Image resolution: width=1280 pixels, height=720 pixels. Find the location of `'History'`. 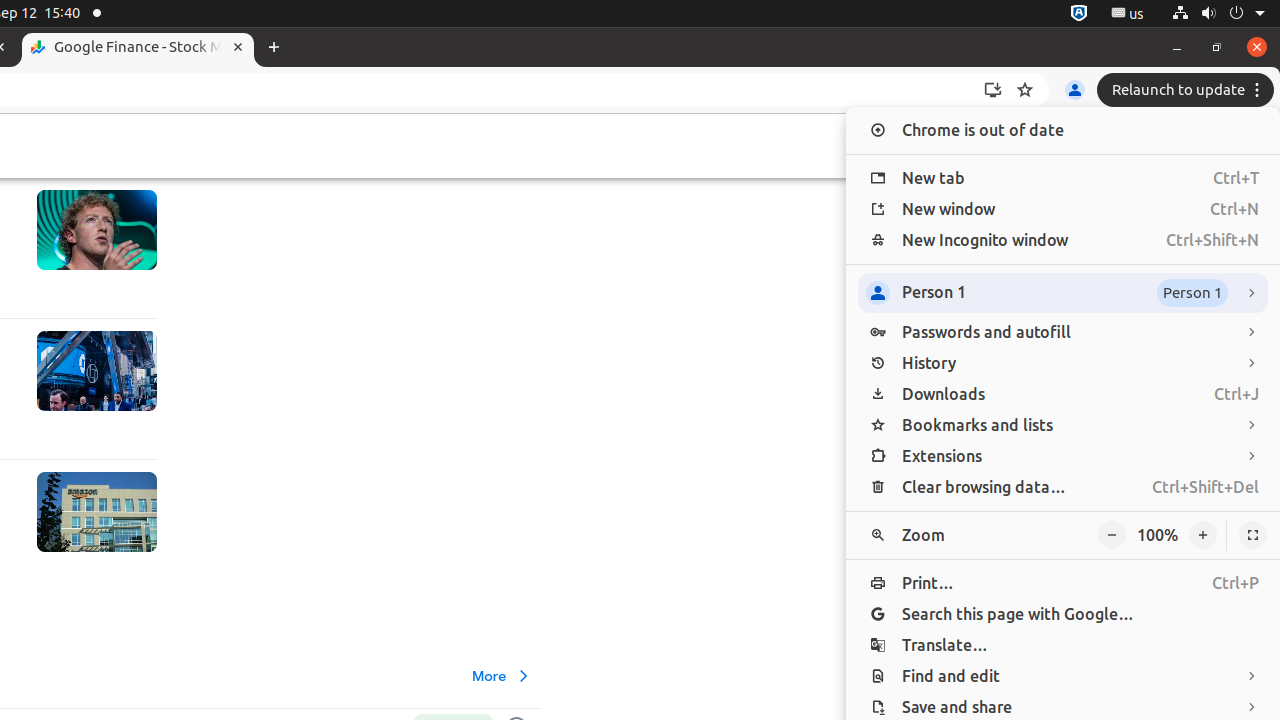

'History' is located at coordinates (1062, 363).